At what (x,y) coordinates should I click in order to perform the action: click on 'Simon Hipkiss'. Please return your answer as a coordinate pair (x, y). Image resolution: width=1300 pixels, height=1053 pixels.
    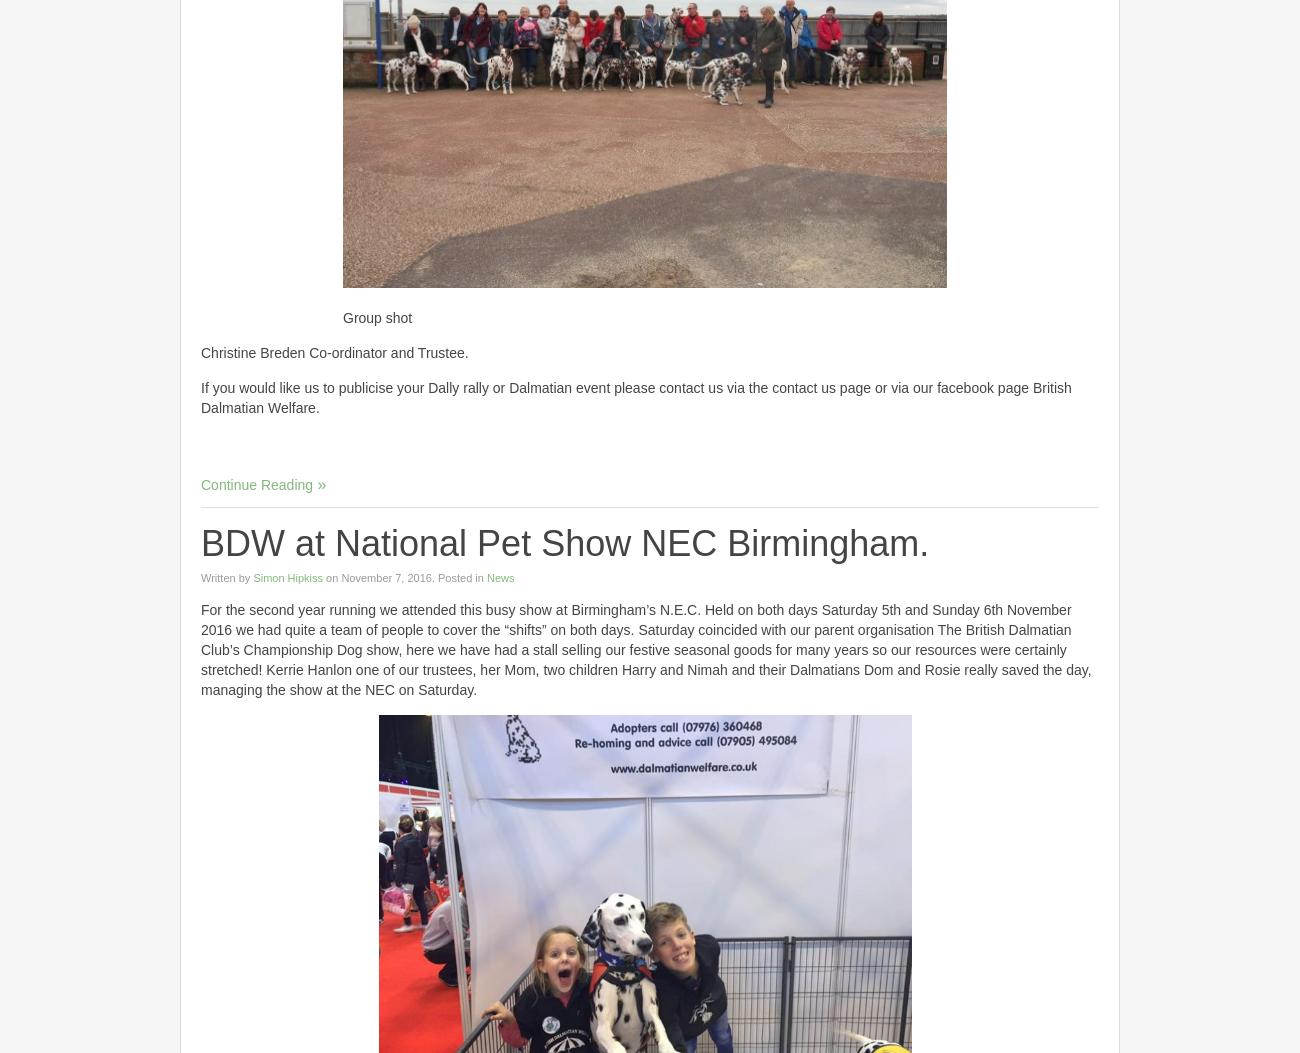
    Looking at the image, I should click on (287, 577).